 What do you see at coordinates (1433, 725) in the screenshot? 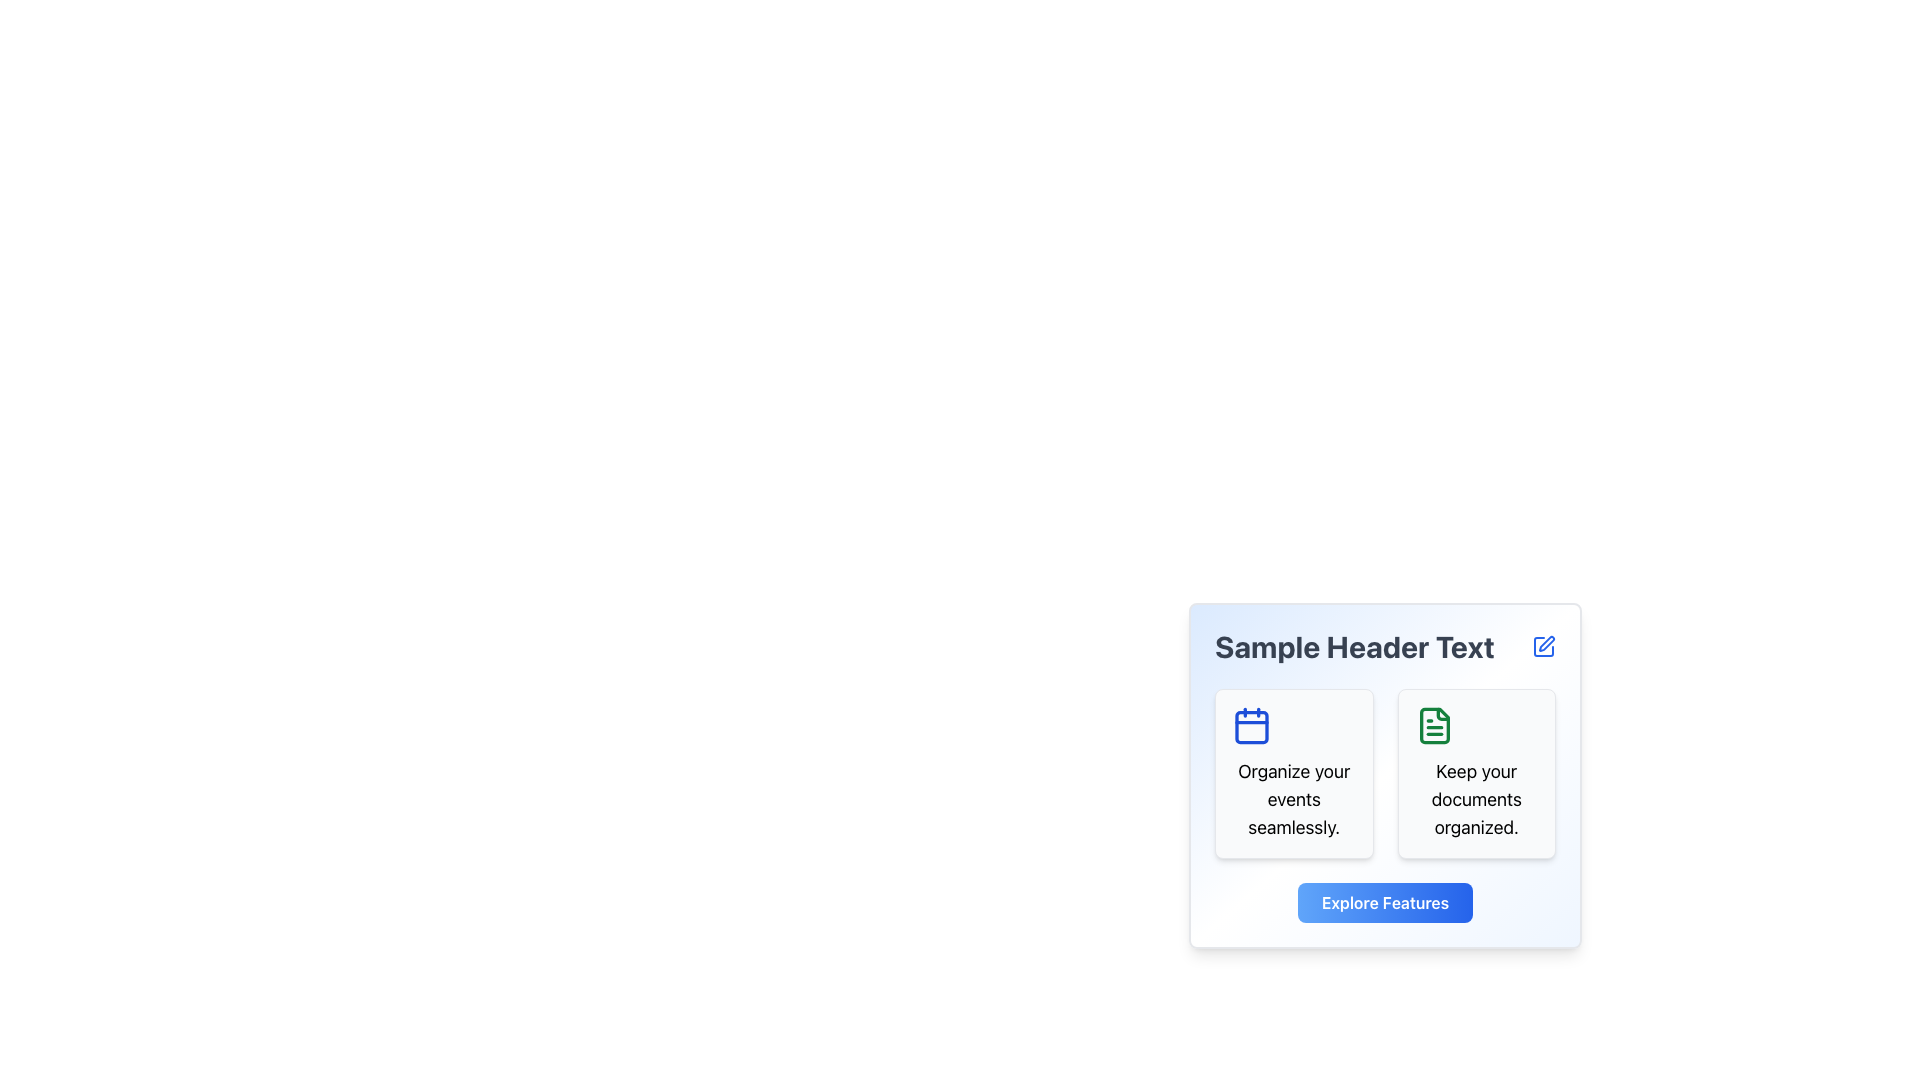
I see `the organizing documents icon located in the right feature box labeled 'Keep your documents organized'` at bounding box center [1433, 725].